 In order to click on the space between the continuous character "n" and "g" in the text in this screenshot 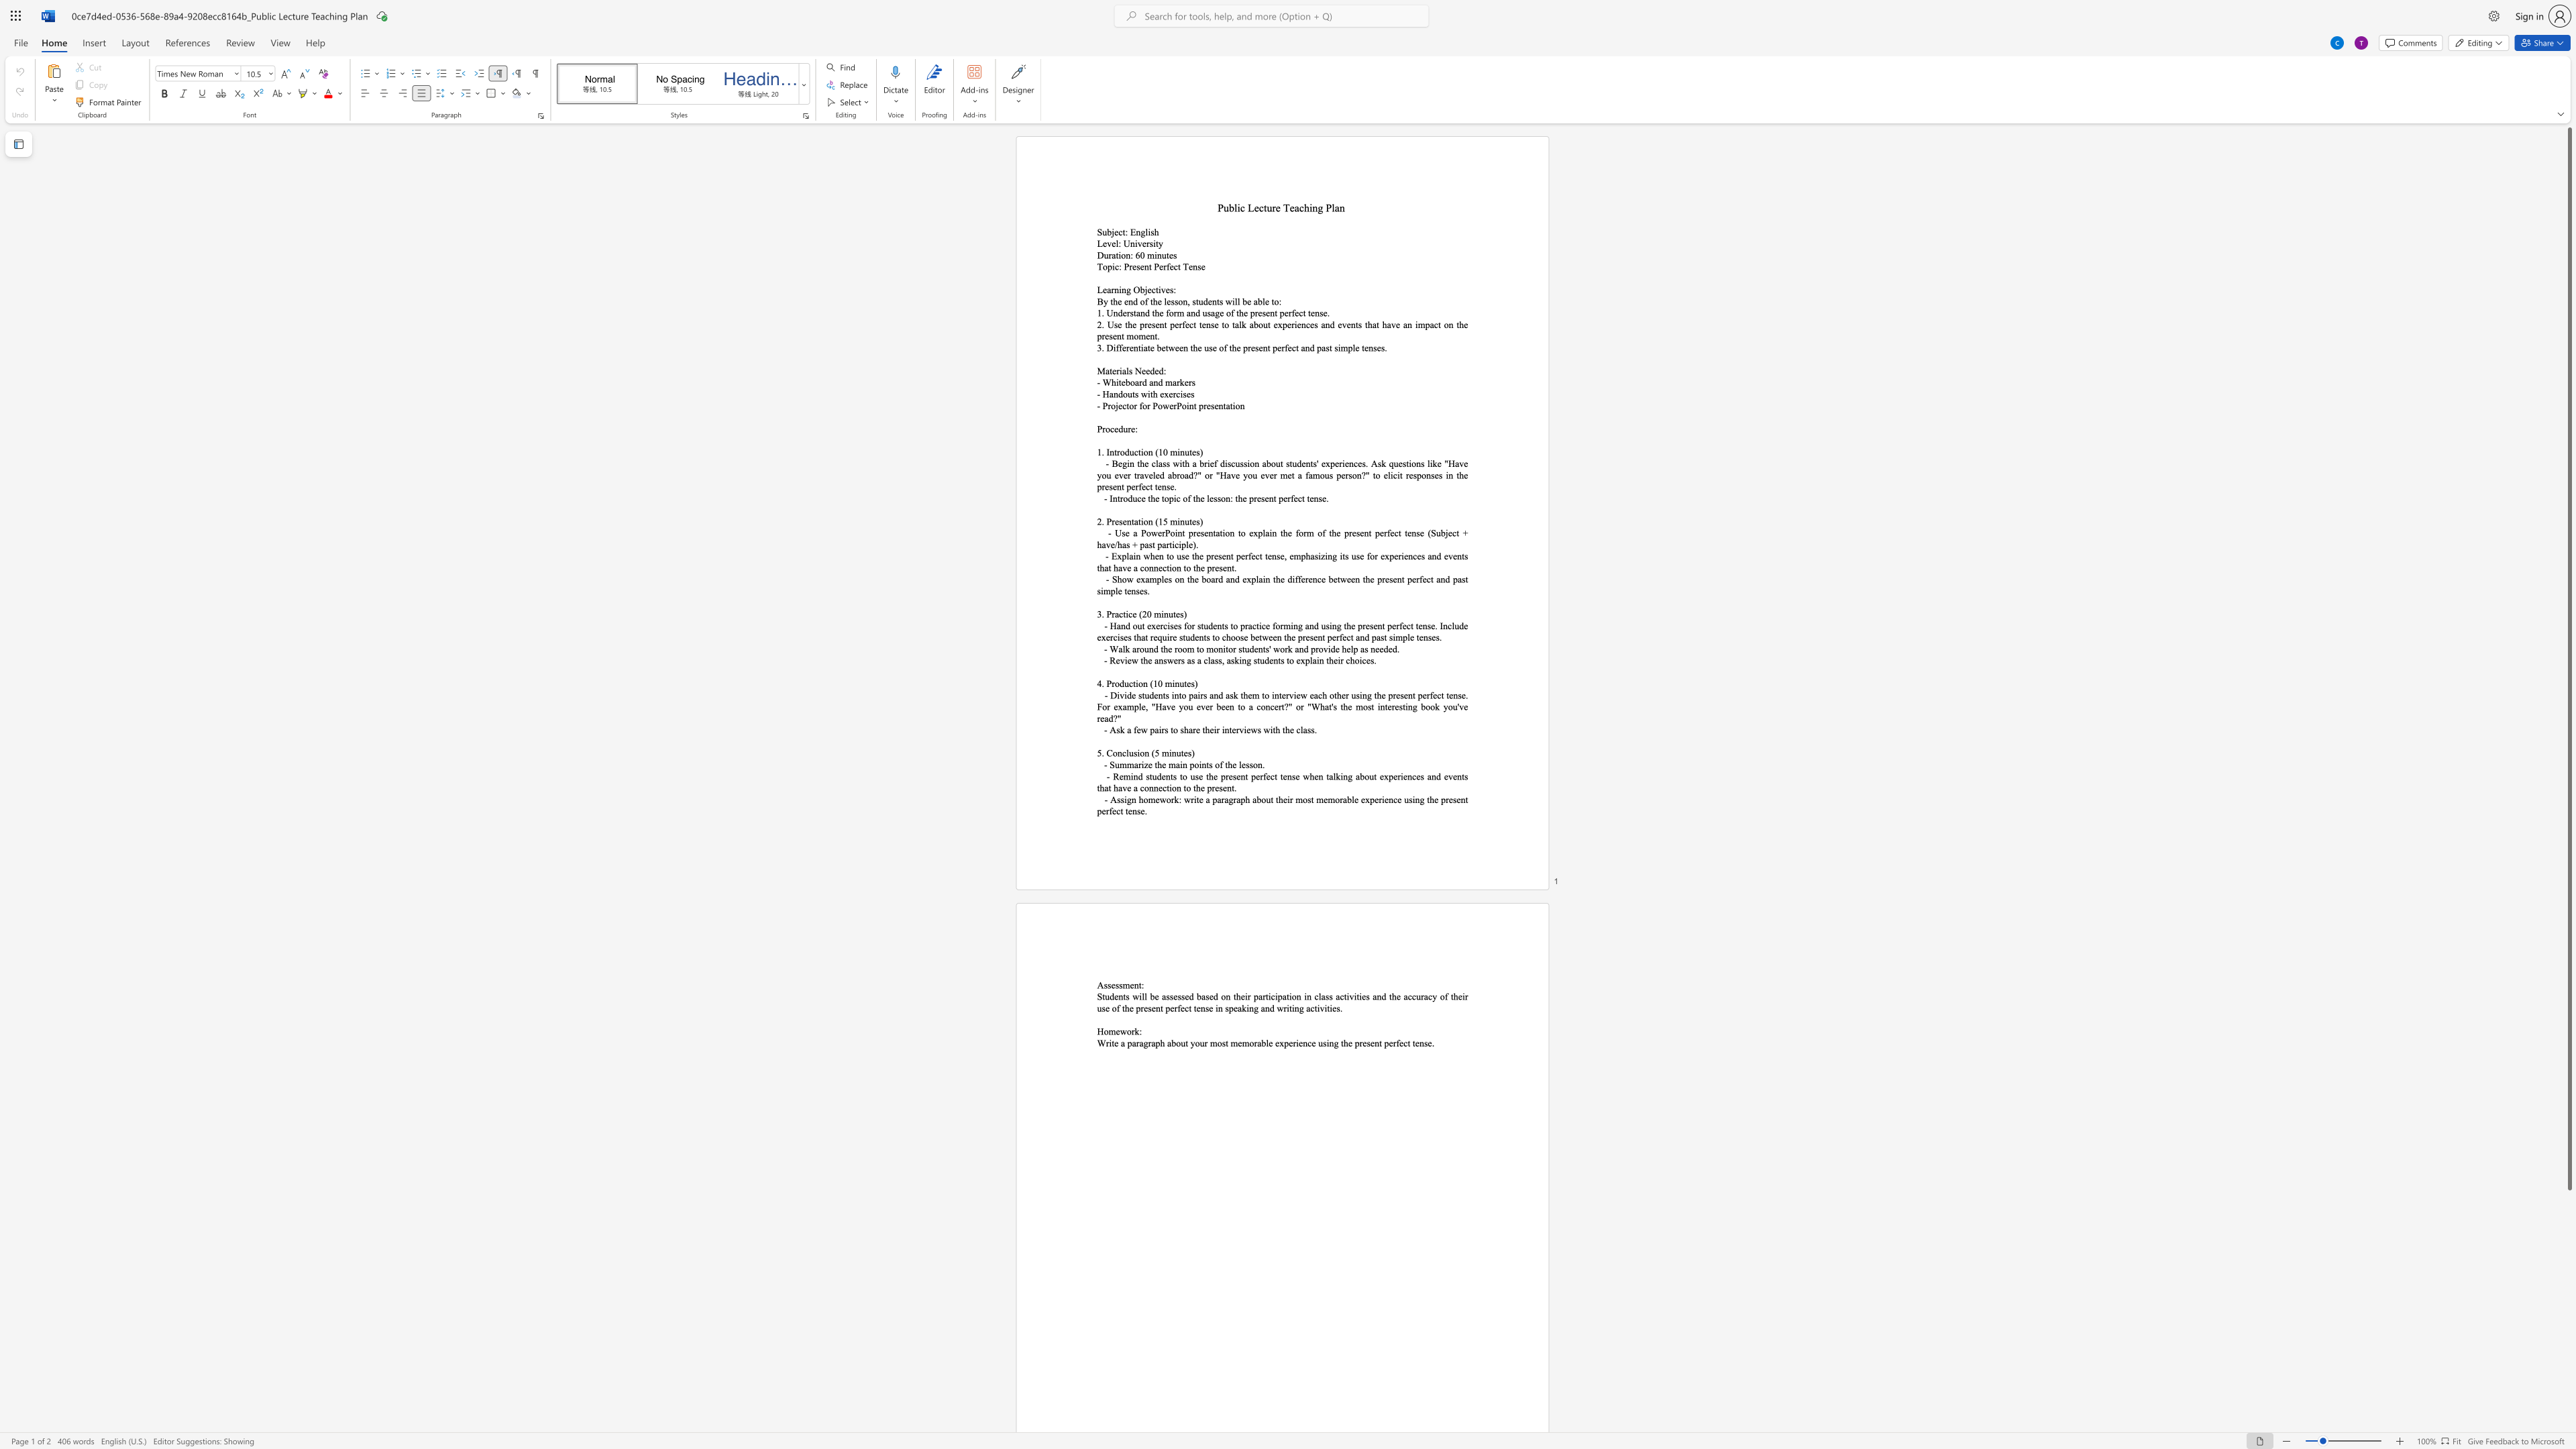, I will do `click(1126, 288)`.